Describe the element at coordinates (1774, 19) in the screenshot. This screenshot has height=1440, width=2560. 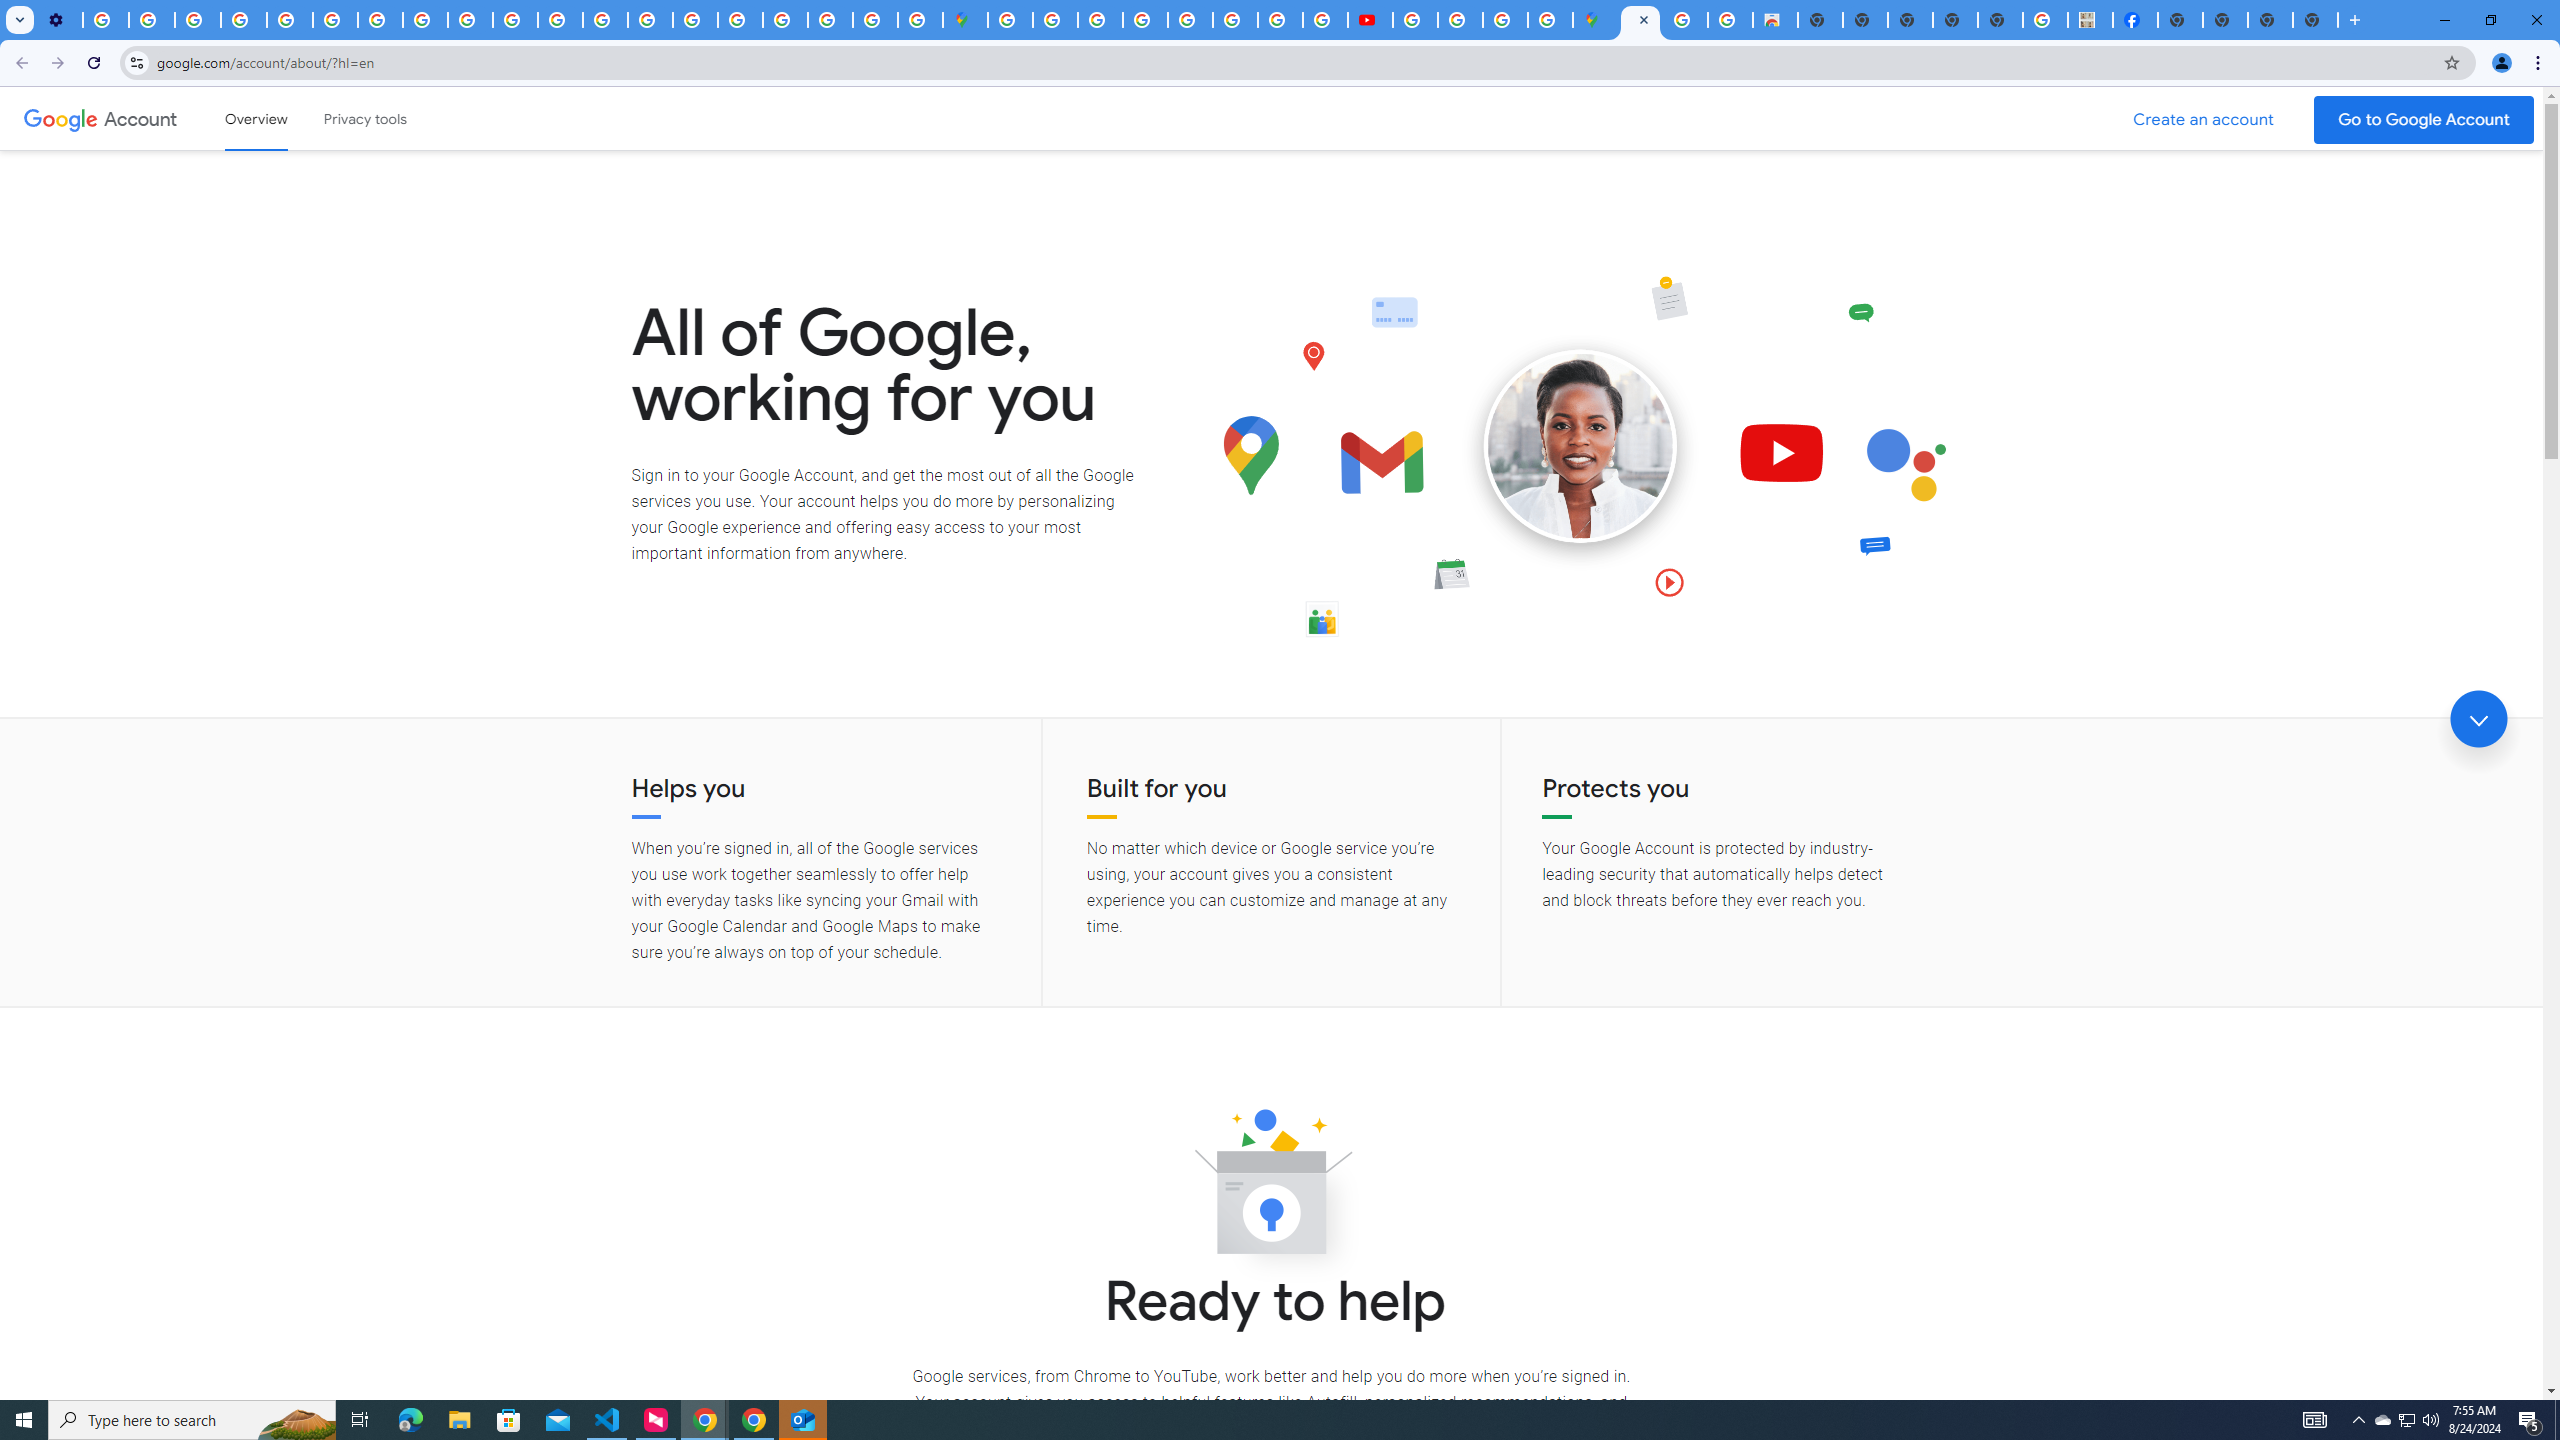
I see `'Chrome Web Store - Shopping'` at that location.